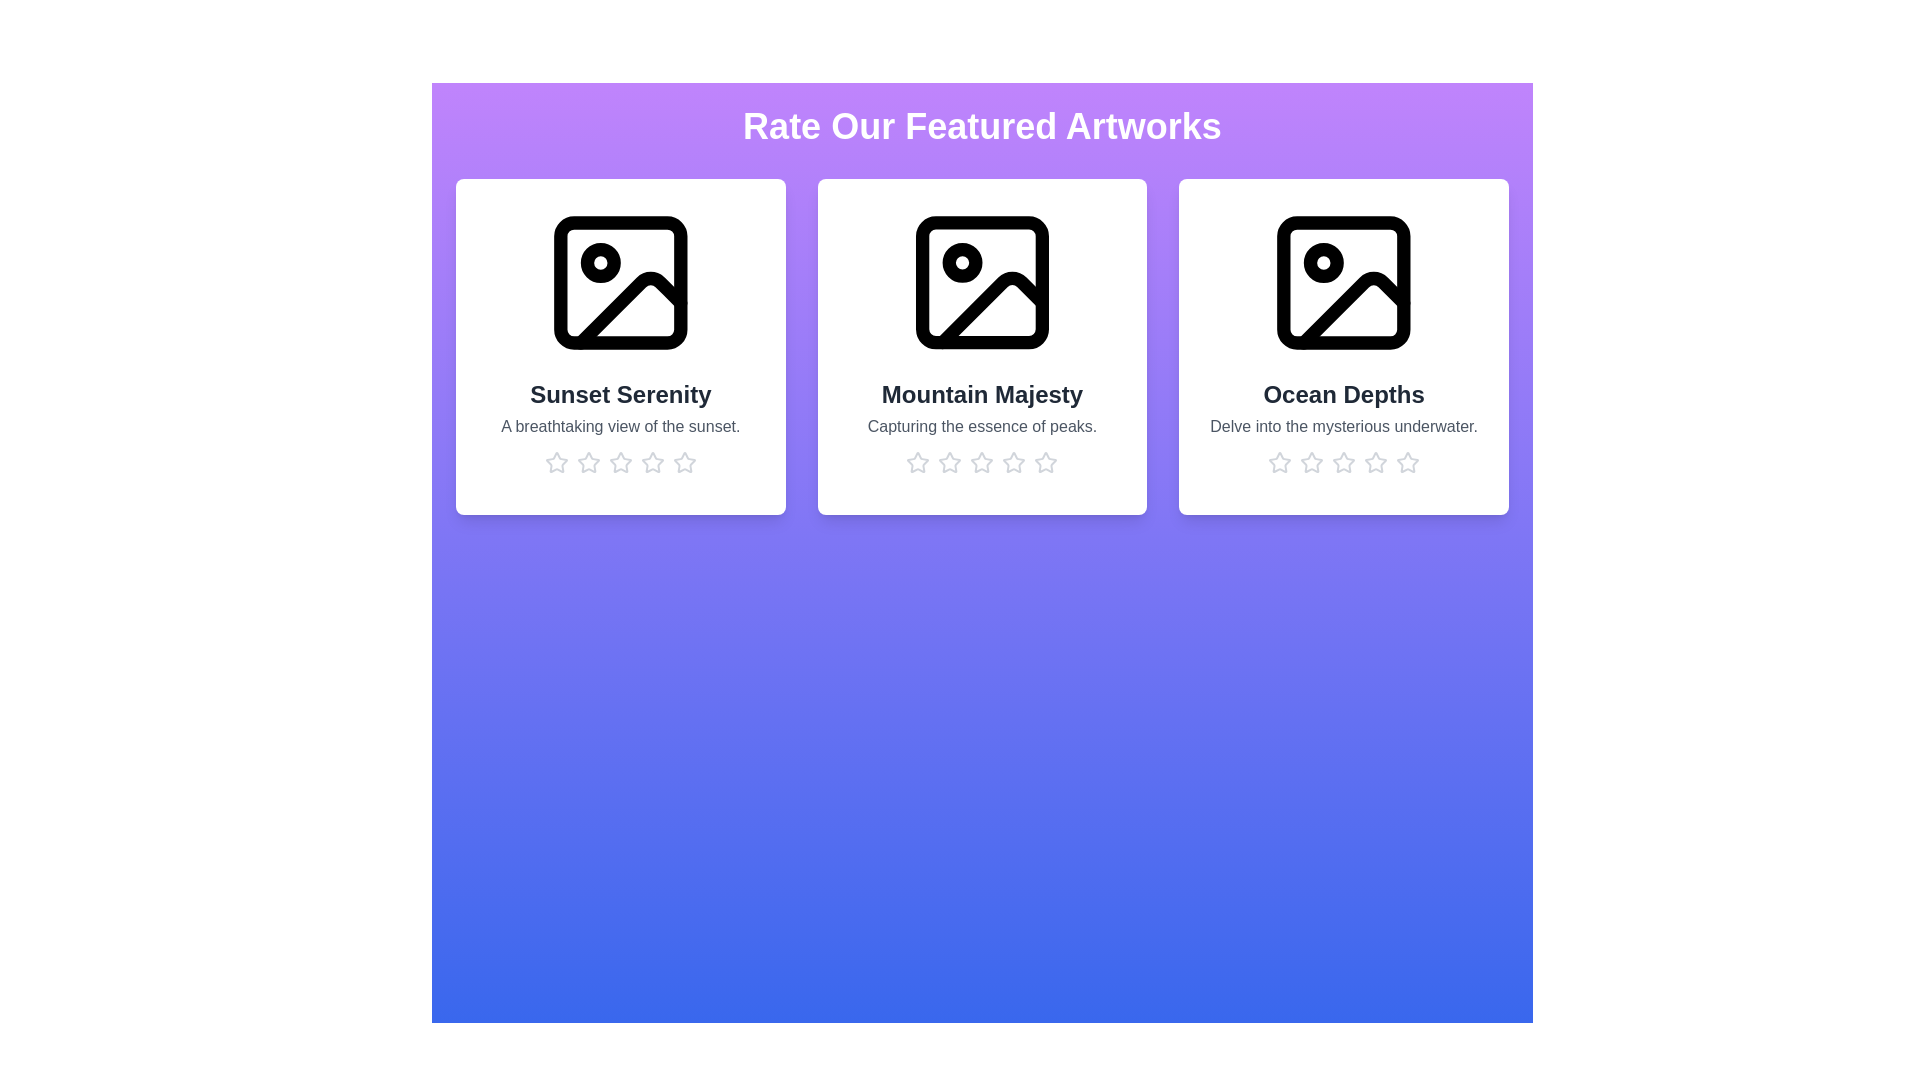  Describe the element at coordinates (1312, 462) in the screenshot. I see `the rating for the artwork 'Ocean Depths' to 2 stars` at that location.